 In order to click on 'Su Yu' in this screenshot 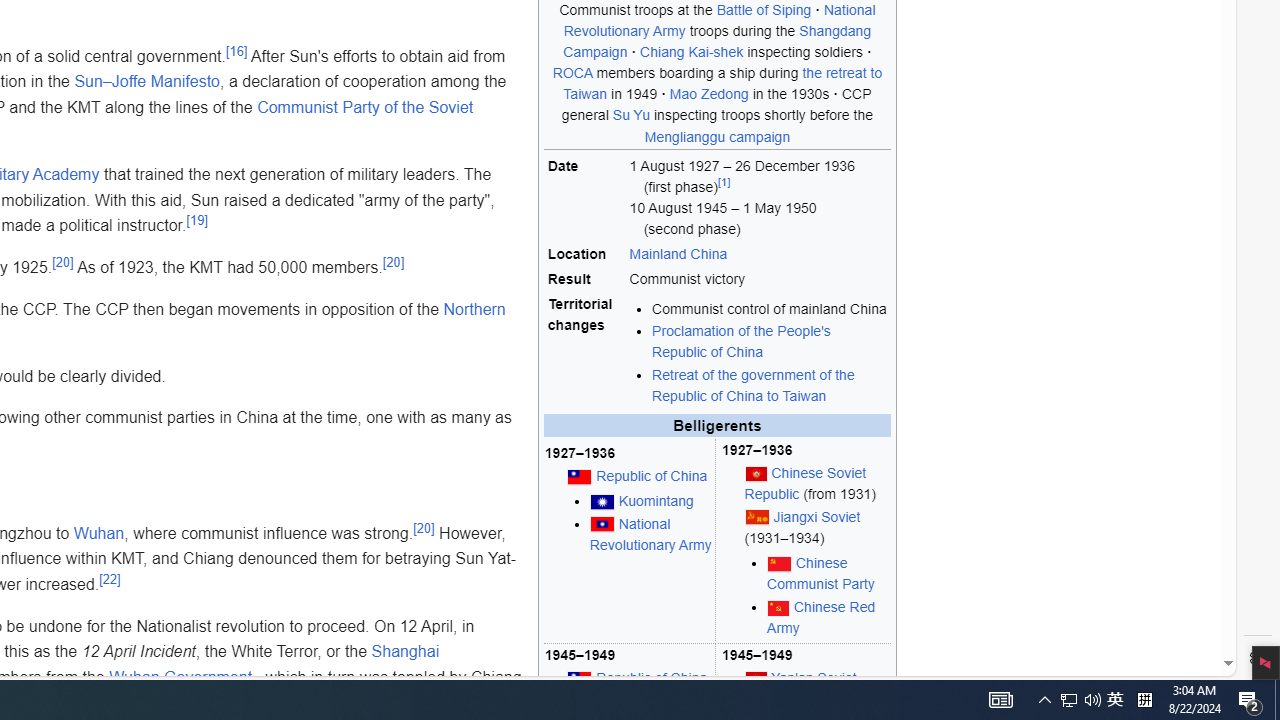, I will do `click(630, 115)`.